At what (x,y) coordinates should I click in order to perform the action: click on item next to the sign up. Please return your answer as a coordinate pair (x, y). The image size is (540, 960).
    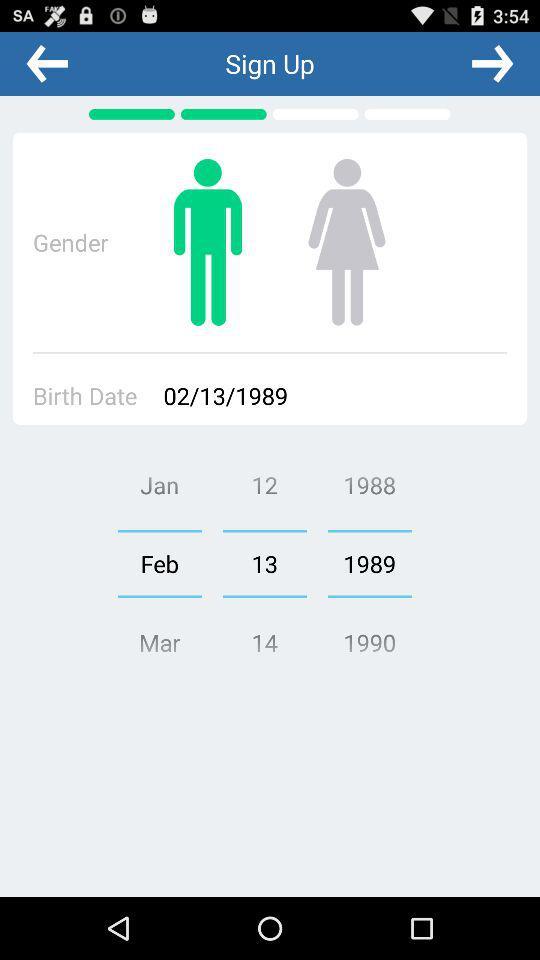
    Looking at the image, I should click on (47, 63).